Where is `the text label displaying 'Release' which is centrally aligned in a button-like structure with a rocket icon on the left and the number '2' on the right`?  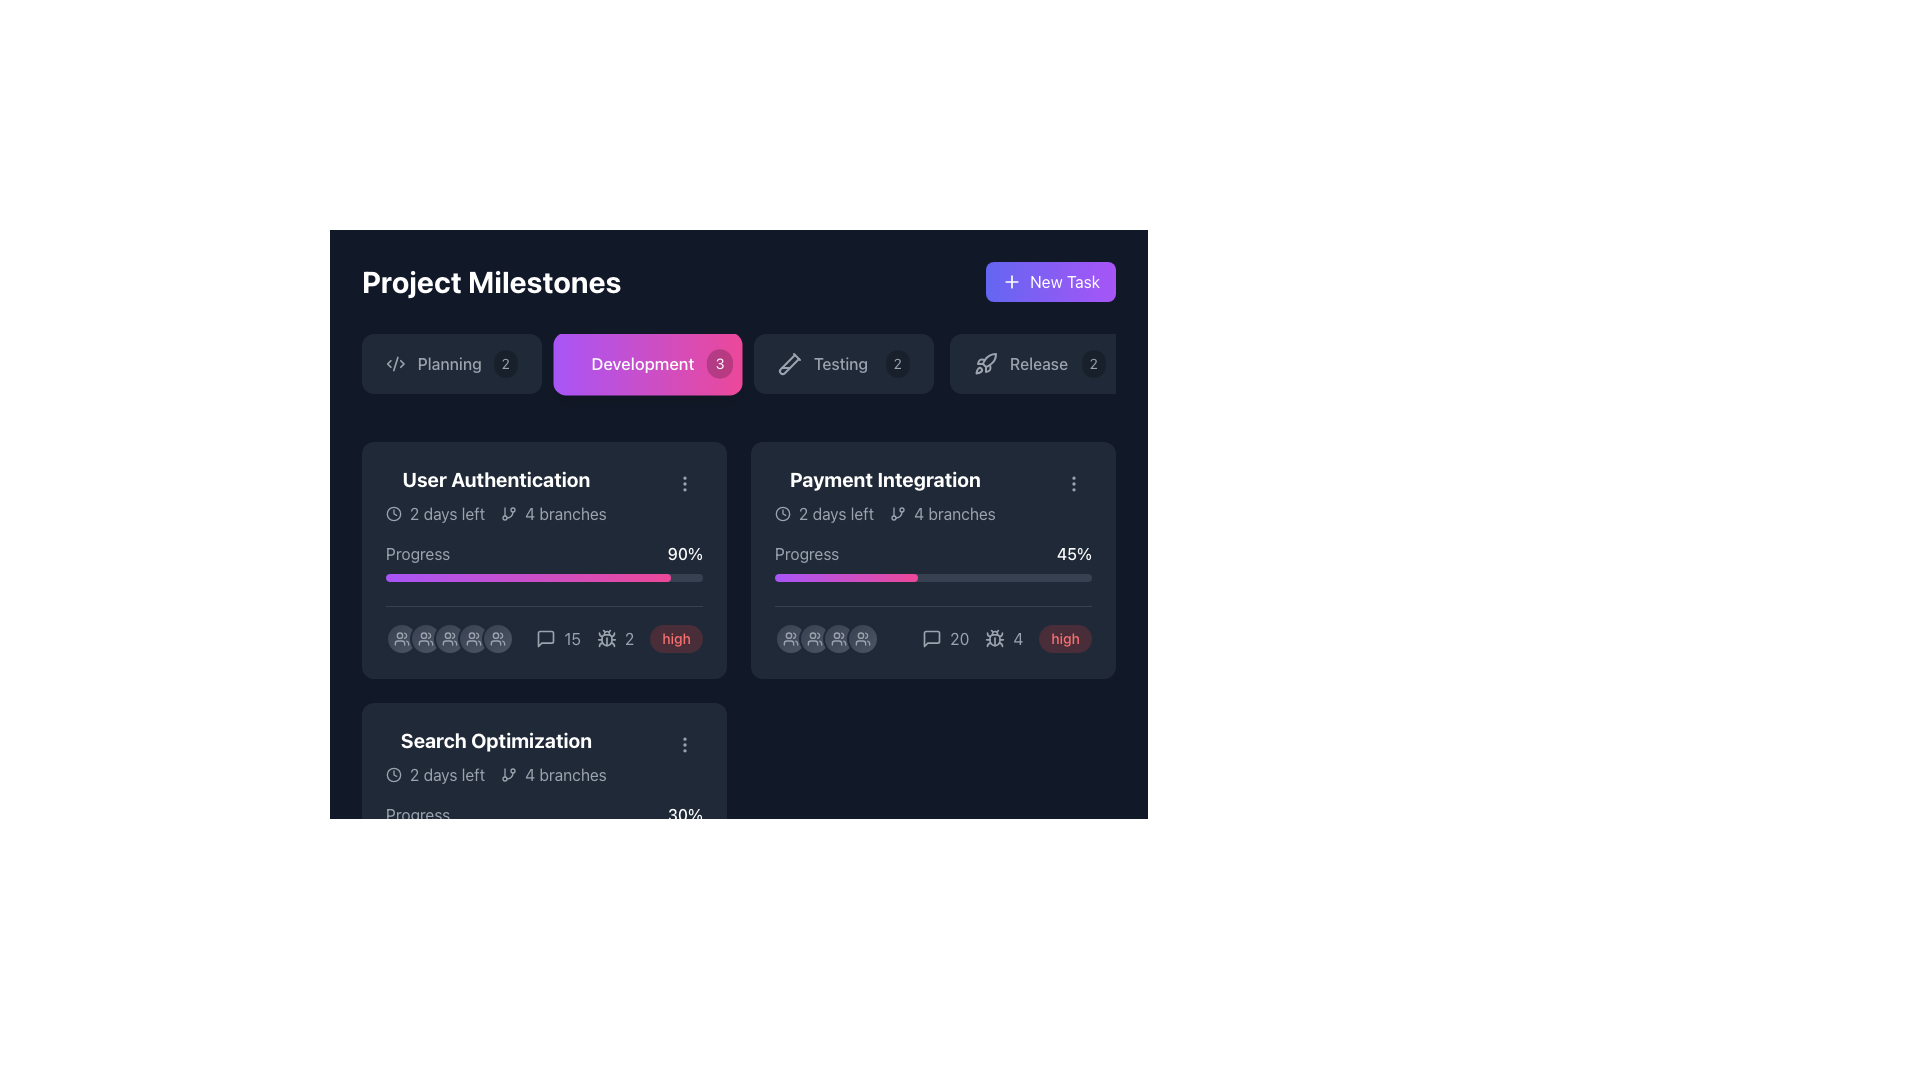
the text label displaying 'Release' which is centrally aligned in a button-like structure with a rocket icon on the left and the number '2' on the right is located at coordinates (1039, 363).